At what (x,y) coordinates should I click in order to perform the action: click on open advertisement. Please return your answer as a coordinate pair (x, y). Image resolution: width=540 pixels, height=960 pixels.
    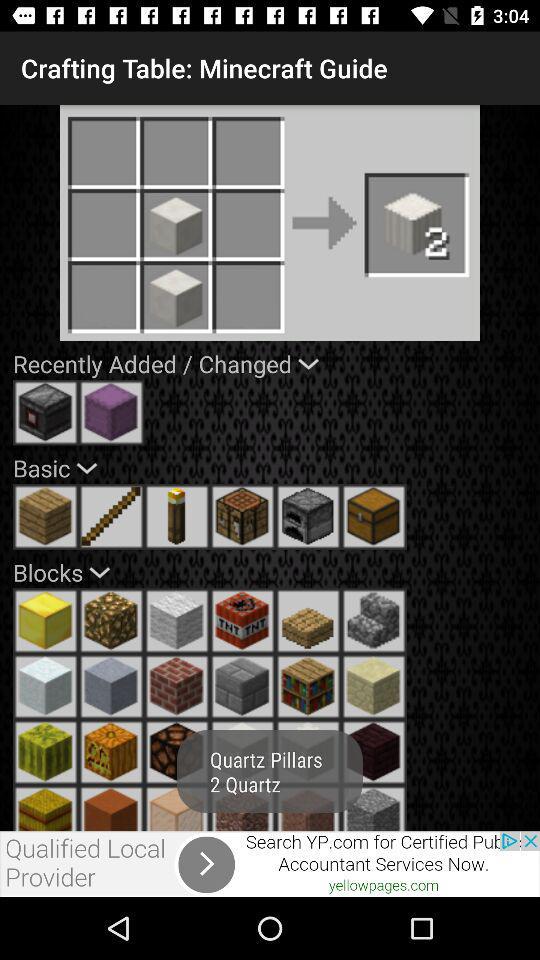
    Looking at the image, I should click on (270, 863).